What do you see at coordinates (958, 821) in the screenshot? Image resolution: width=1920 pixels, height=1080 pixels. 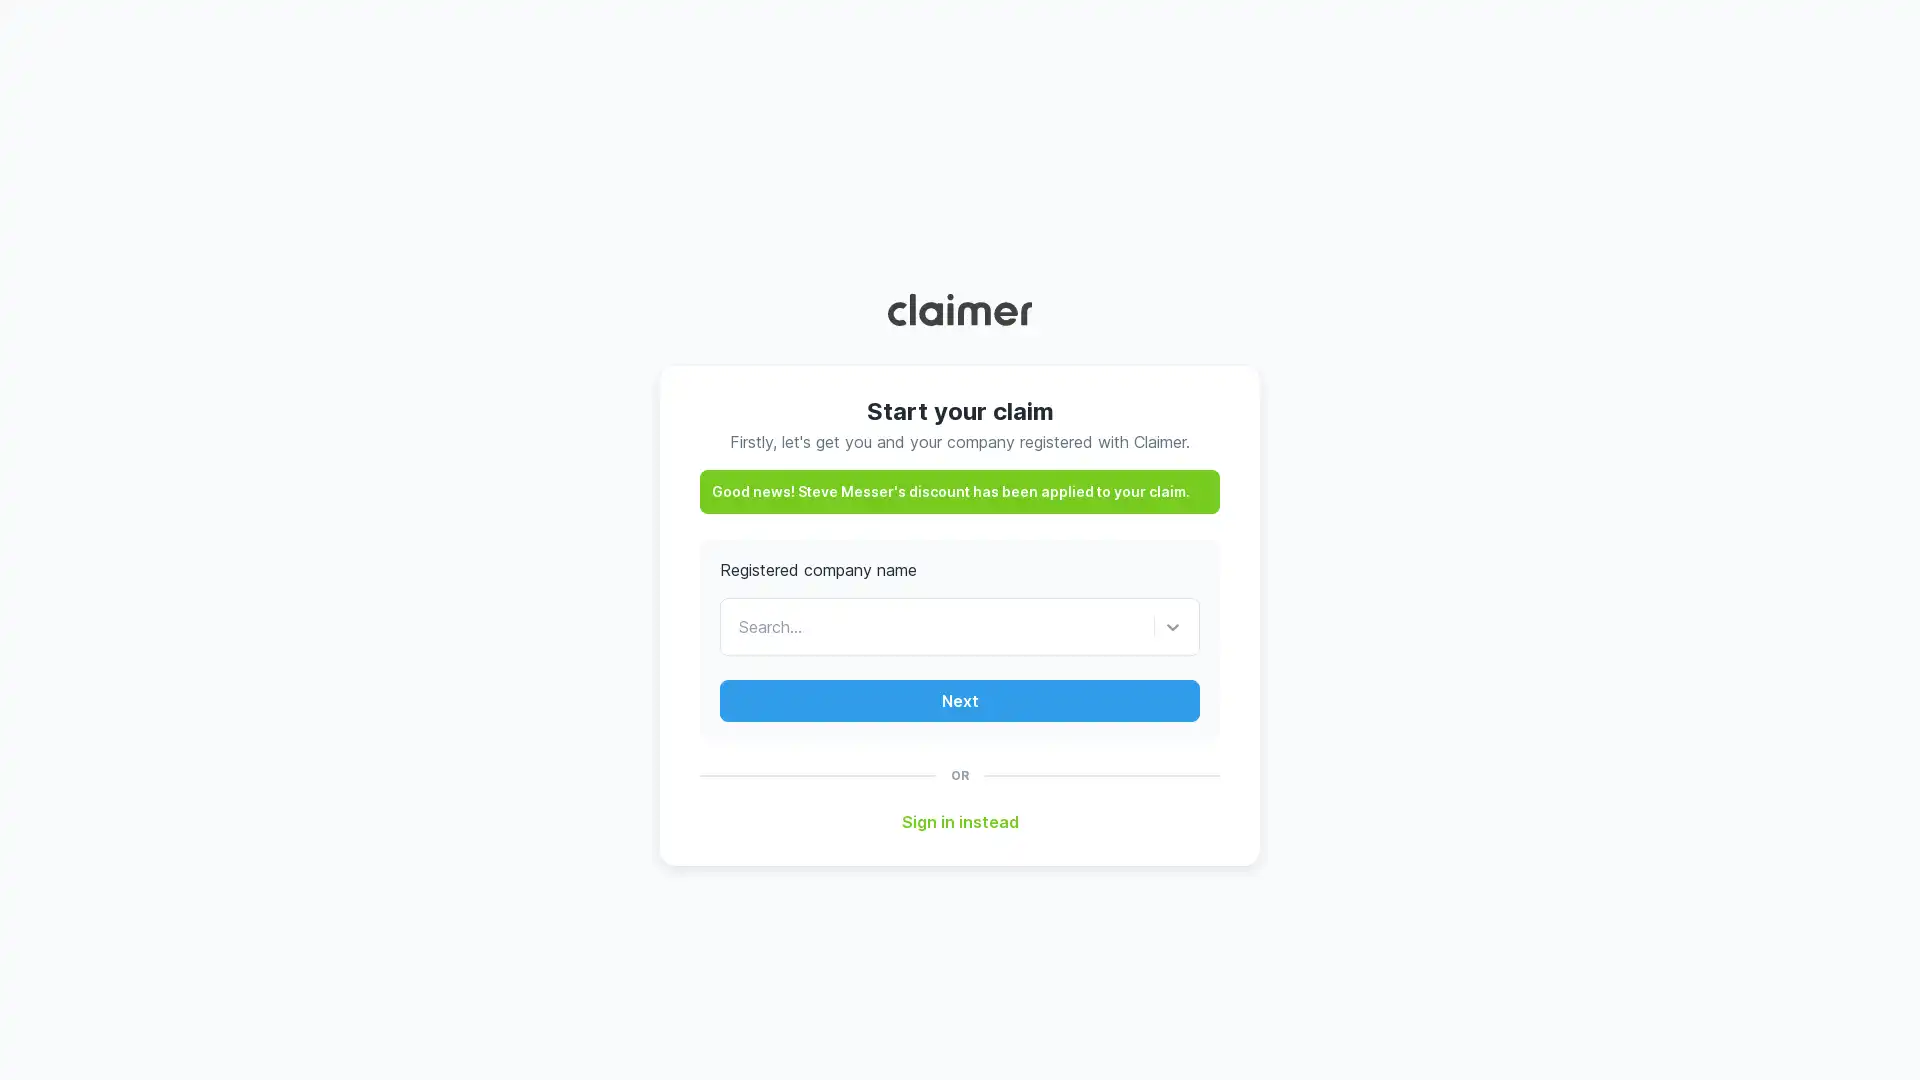 I see `Sign in instead` at bounding box center [958, 821].